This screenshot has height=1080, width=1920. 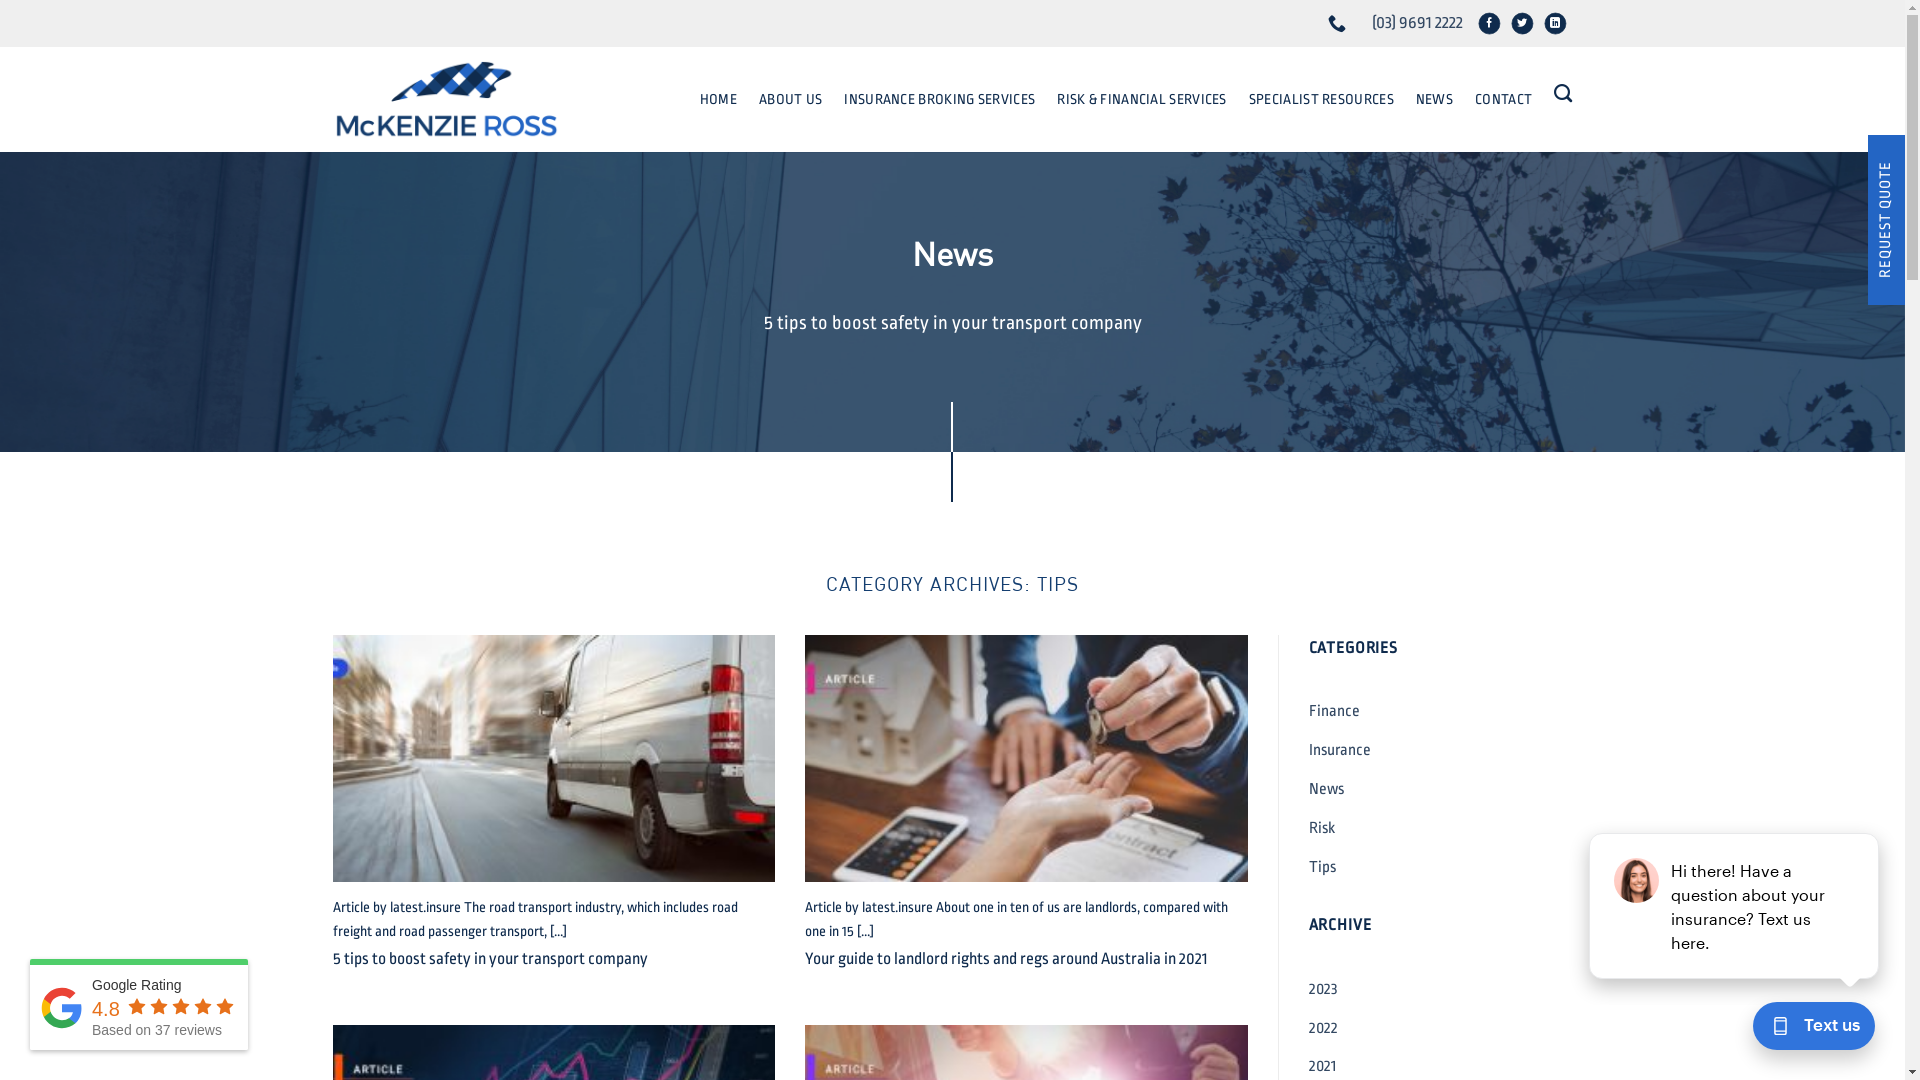 What do you see at coordinates (0, 0) in the screenshot?
I see `'Skip to content'` at bounding box center [0, 0].